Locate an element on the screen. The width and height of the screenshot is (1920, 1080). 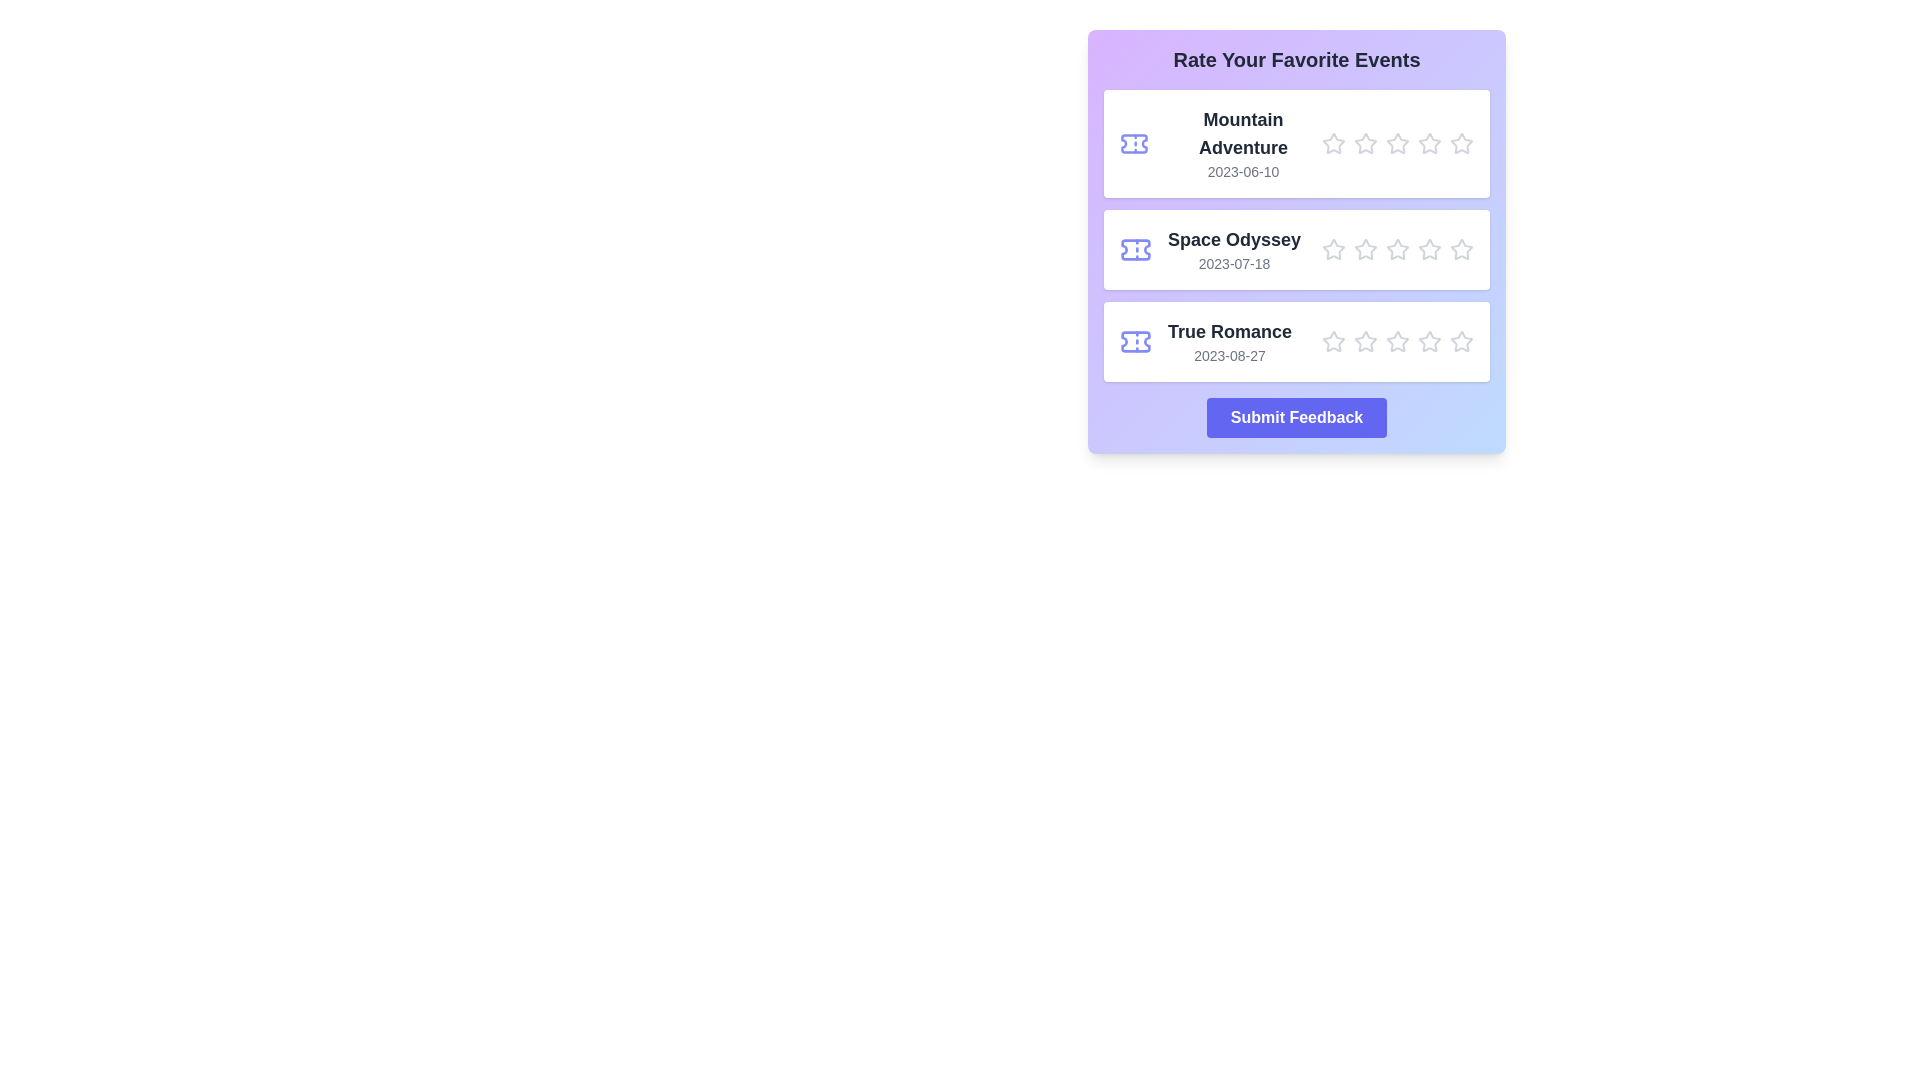
the star corresponding to the rating 5 for the movie Space Odyssey is located at coordinates (1462, 249).